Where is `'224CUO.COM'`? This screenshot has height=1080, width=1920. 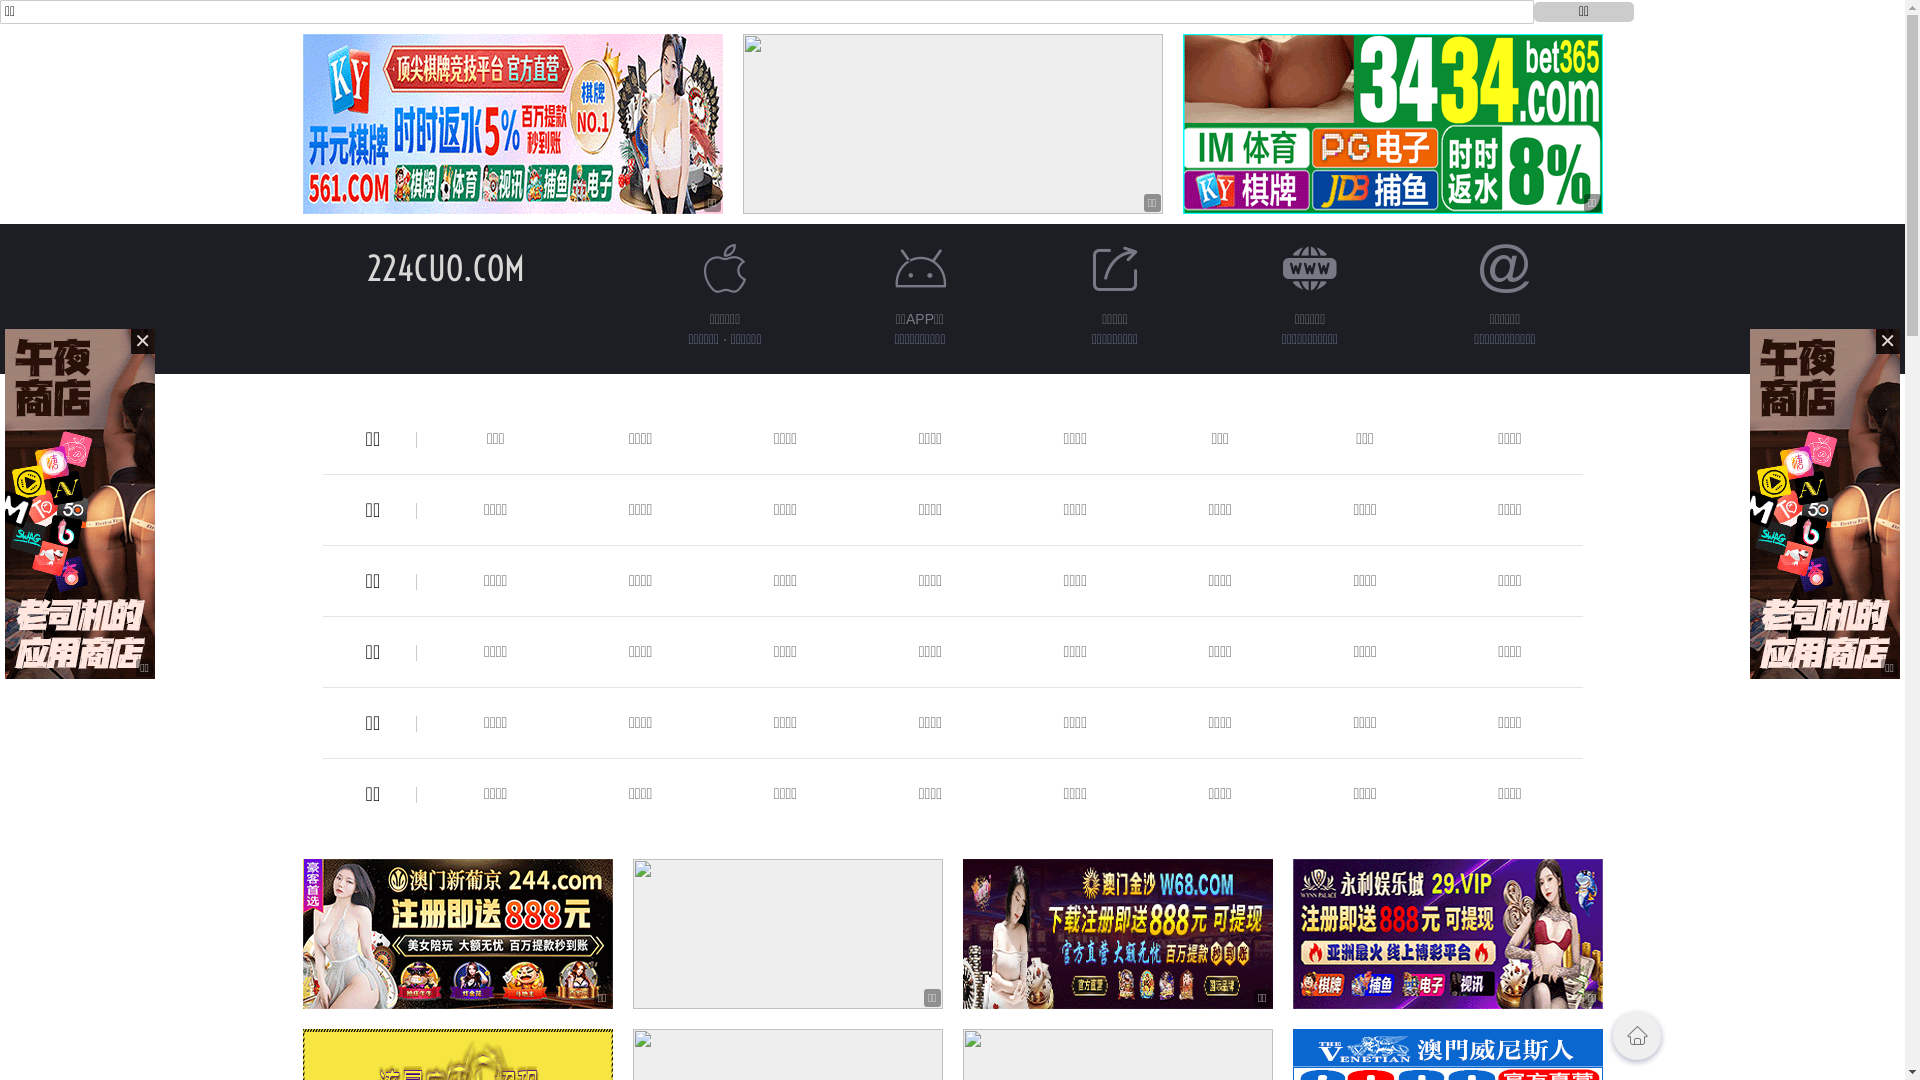
'224CUO.COM' is located at coordinates (365, 267).